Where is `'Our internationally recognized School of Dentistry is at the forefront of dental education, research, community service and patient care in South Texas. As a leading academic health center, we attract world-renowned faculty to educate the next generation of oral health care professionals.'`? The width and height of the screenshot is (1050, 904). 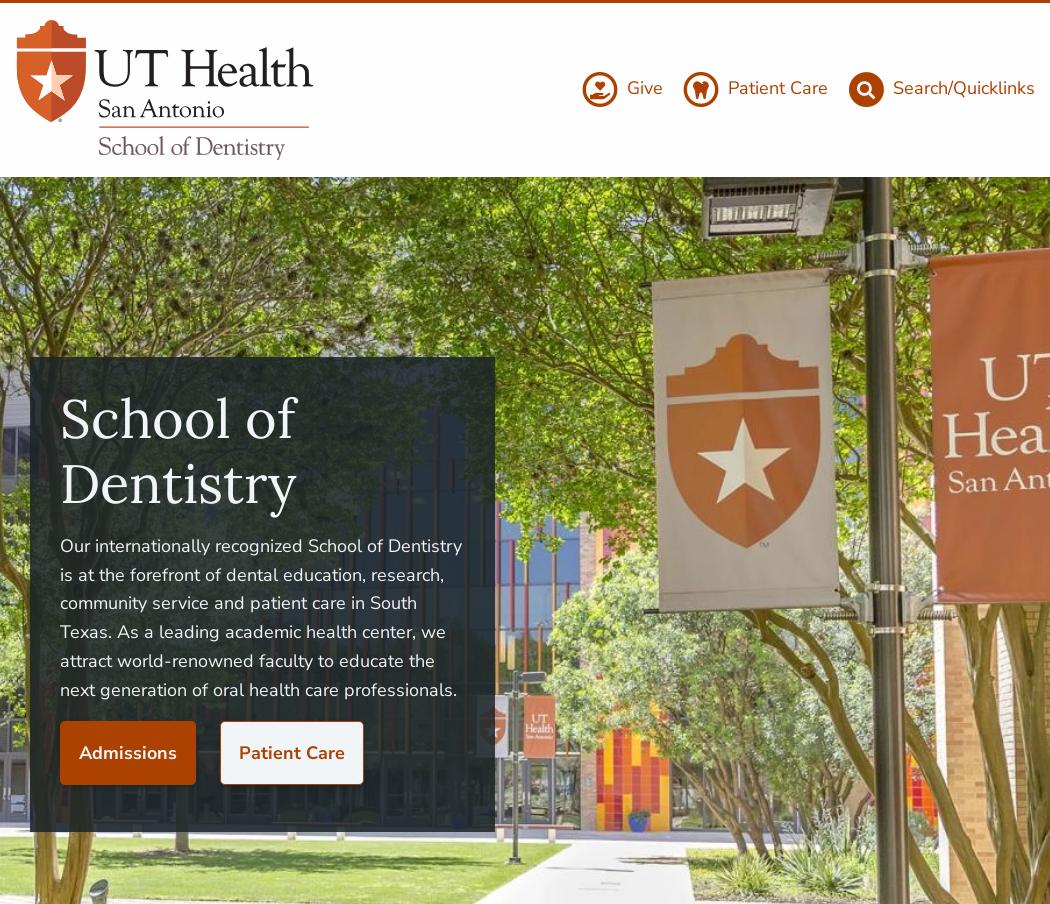 'Our internationally recognized School of Dentistry is at the forefront of dental education, research, community service and patient care in South Texas. As a leading academic health center, we attract world-renowned faculty to educate the next generation of oral health care professionals.' is located at coordinates (261, 615).